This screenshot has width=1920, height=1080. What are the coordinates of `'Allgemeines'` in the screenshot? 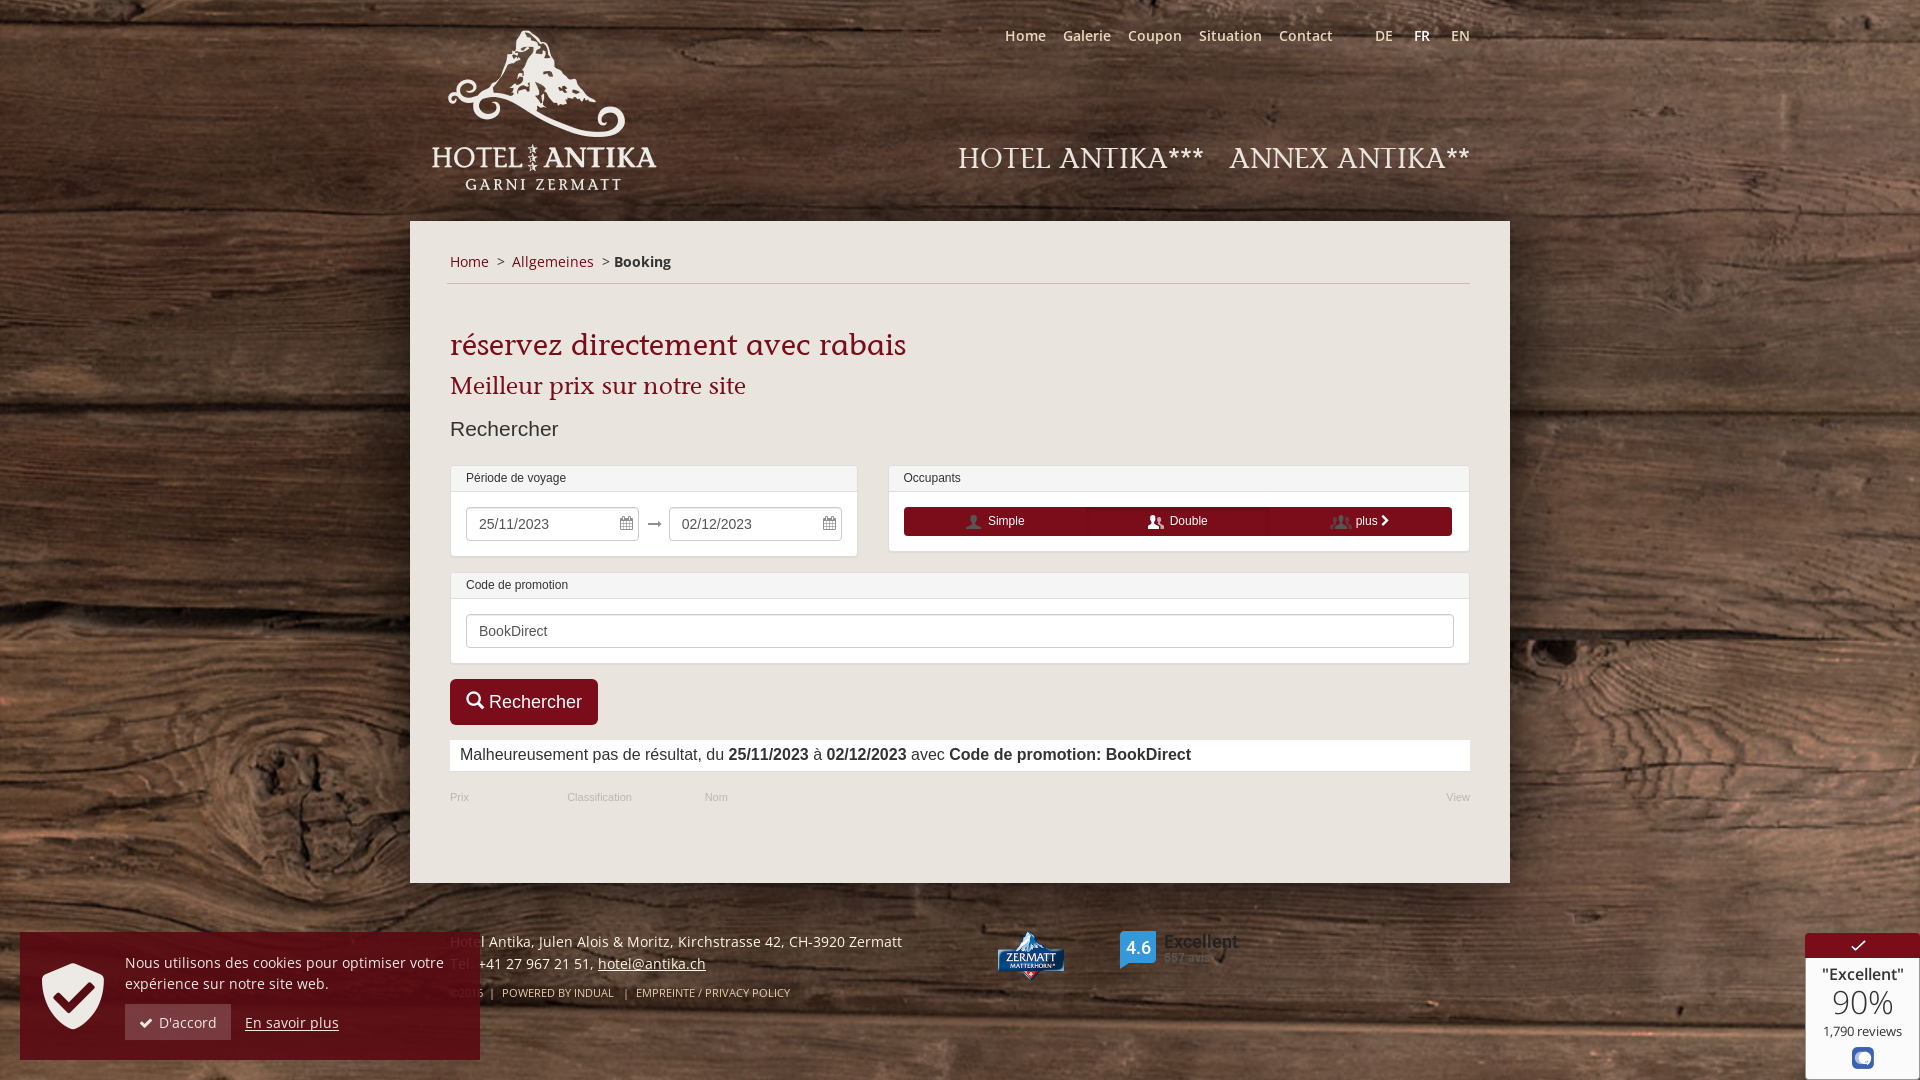 It's located at (552, 260).